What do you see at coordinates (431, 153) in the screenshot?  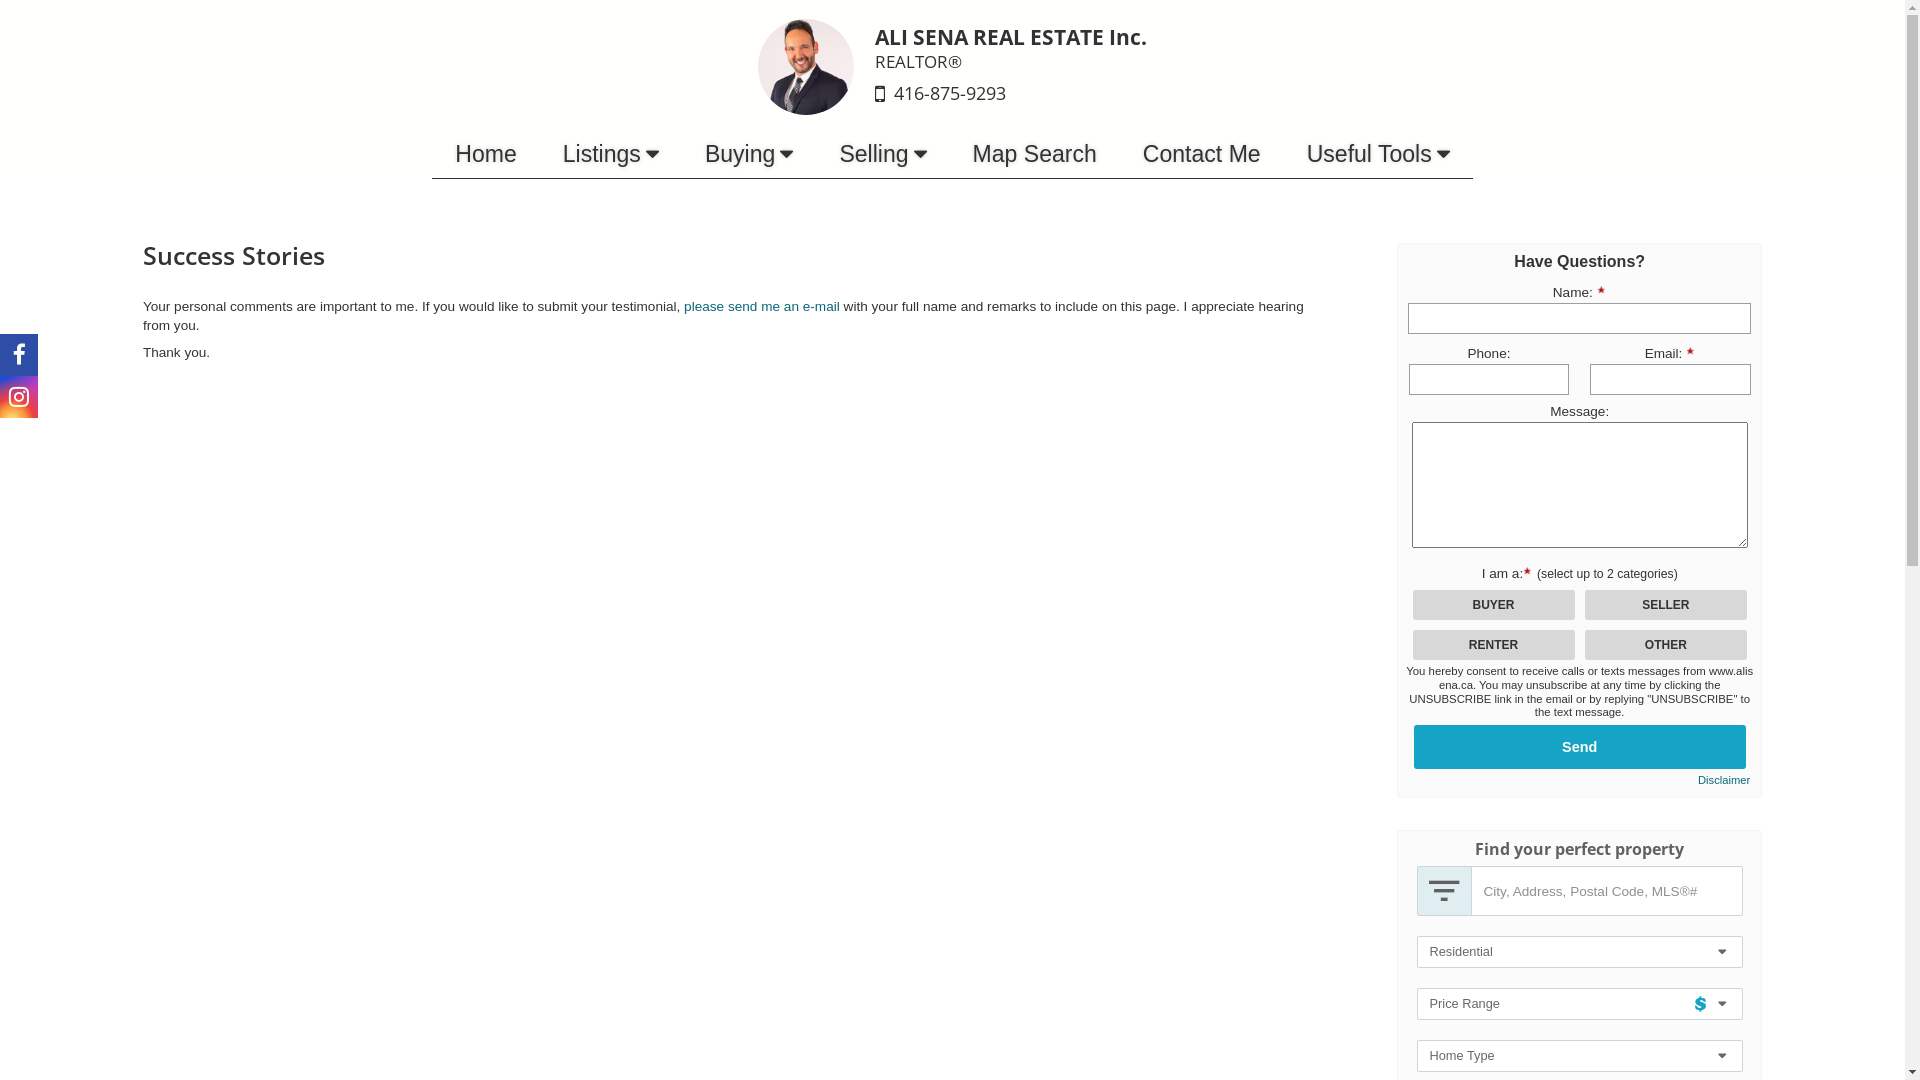 I see `'Home'` at bounding box center [431, 153].